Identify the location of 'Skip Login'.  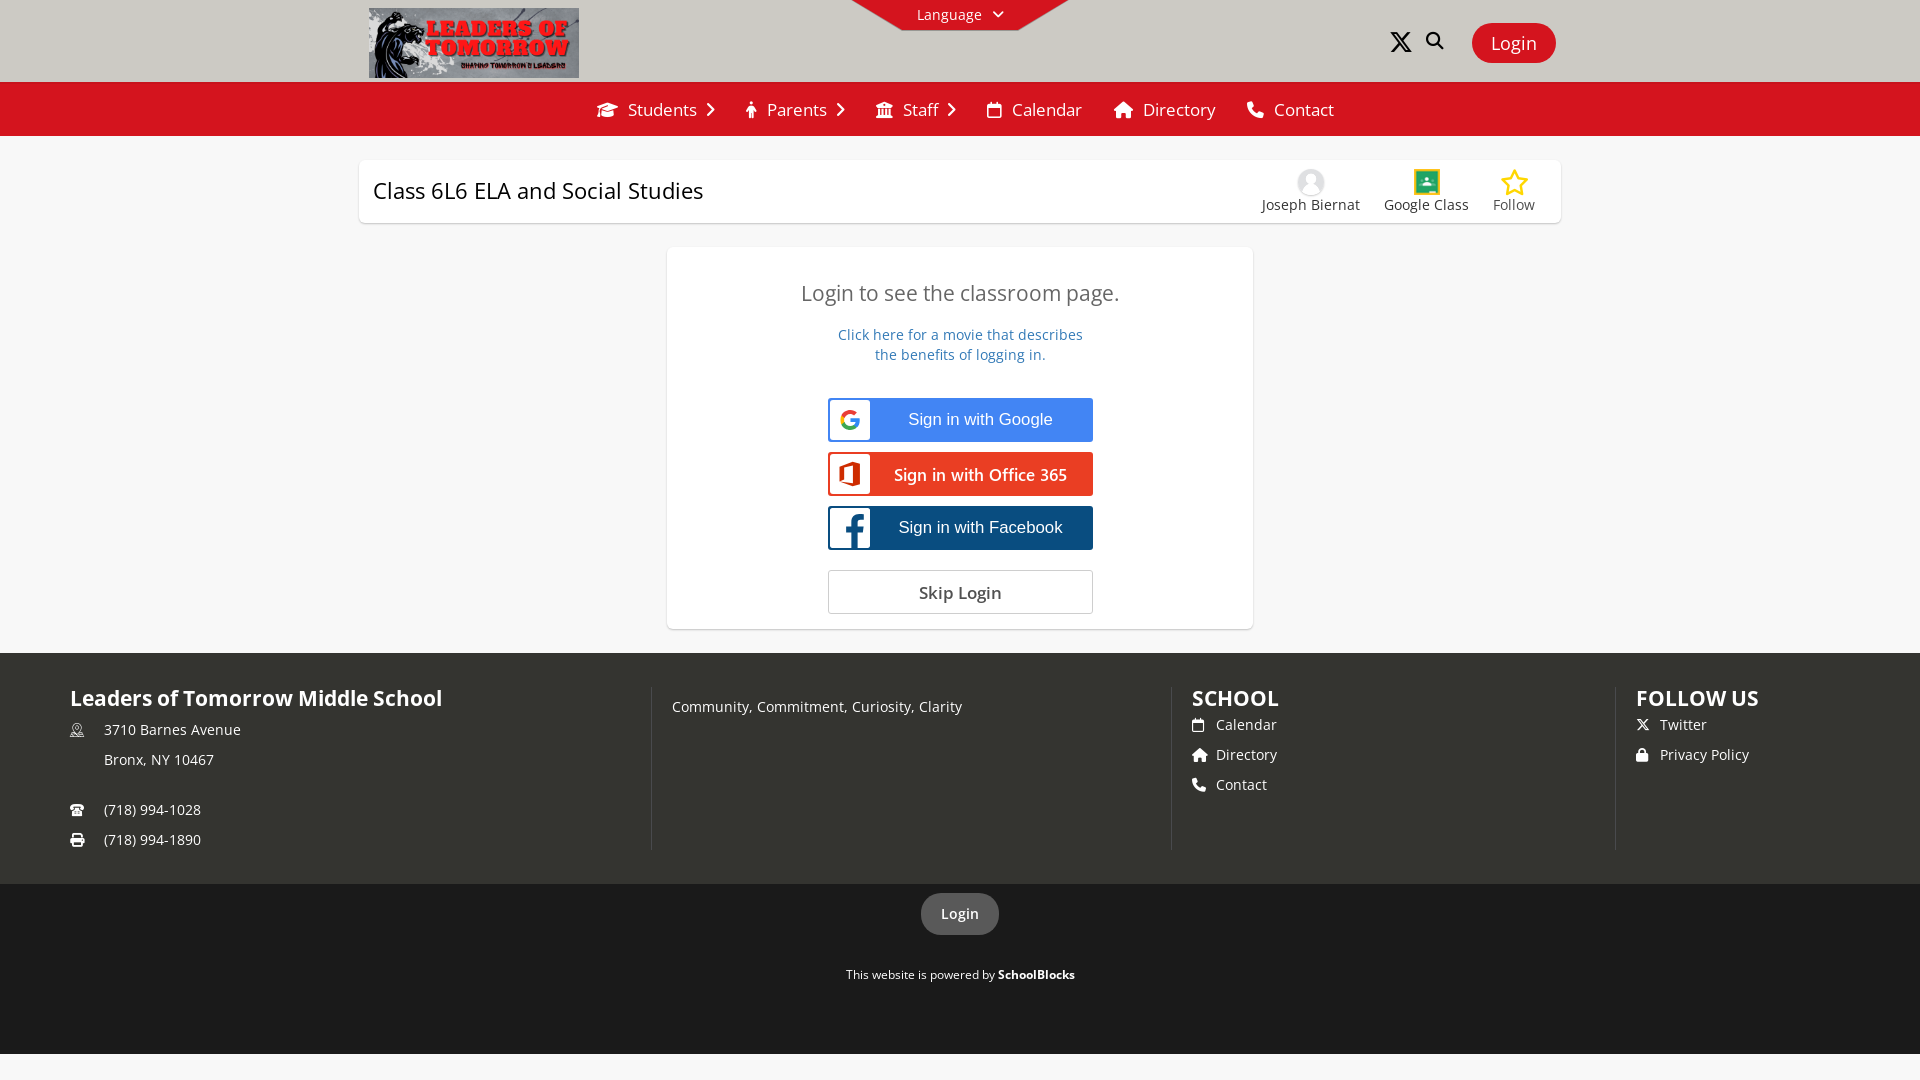
(960, 590).